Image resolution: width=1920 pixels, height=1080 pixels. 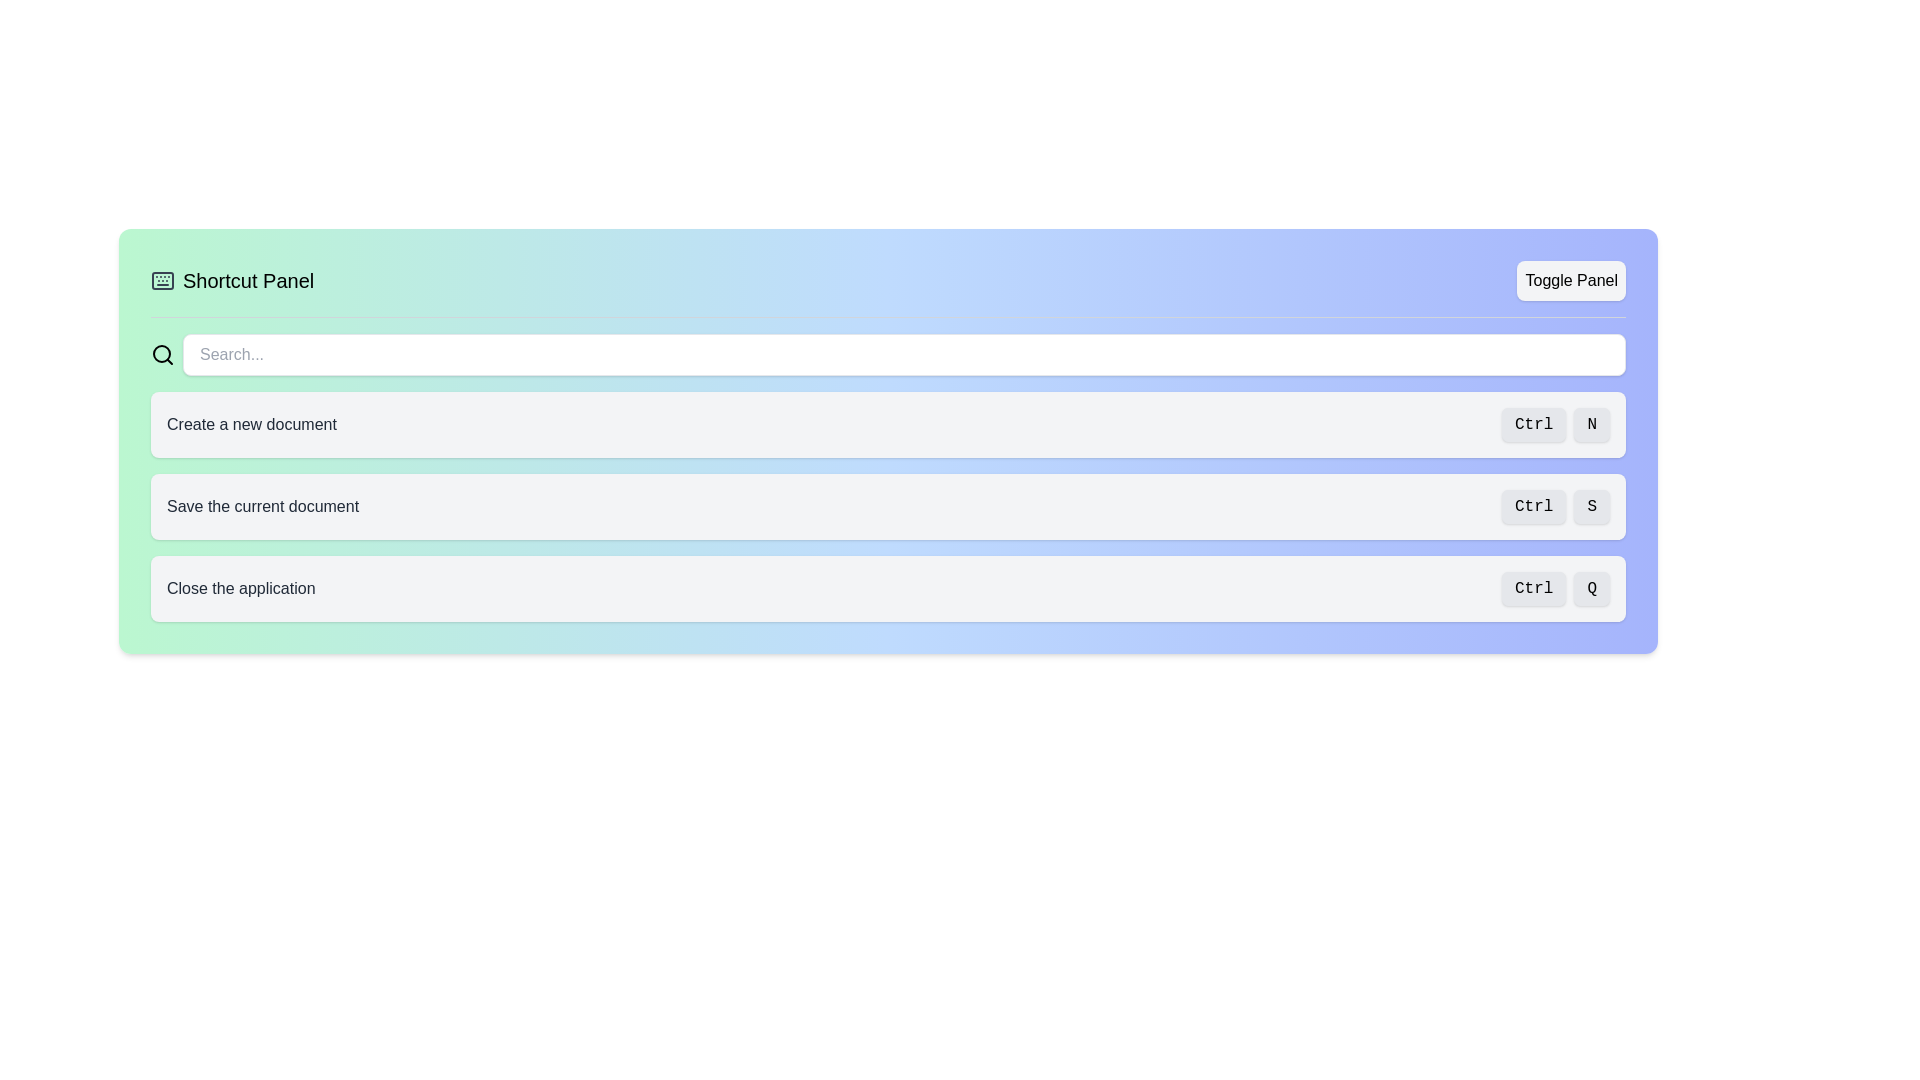 I want to click on the input field adjacent to the search icon located on the left side of the search bar, so click(x=163, y=353).